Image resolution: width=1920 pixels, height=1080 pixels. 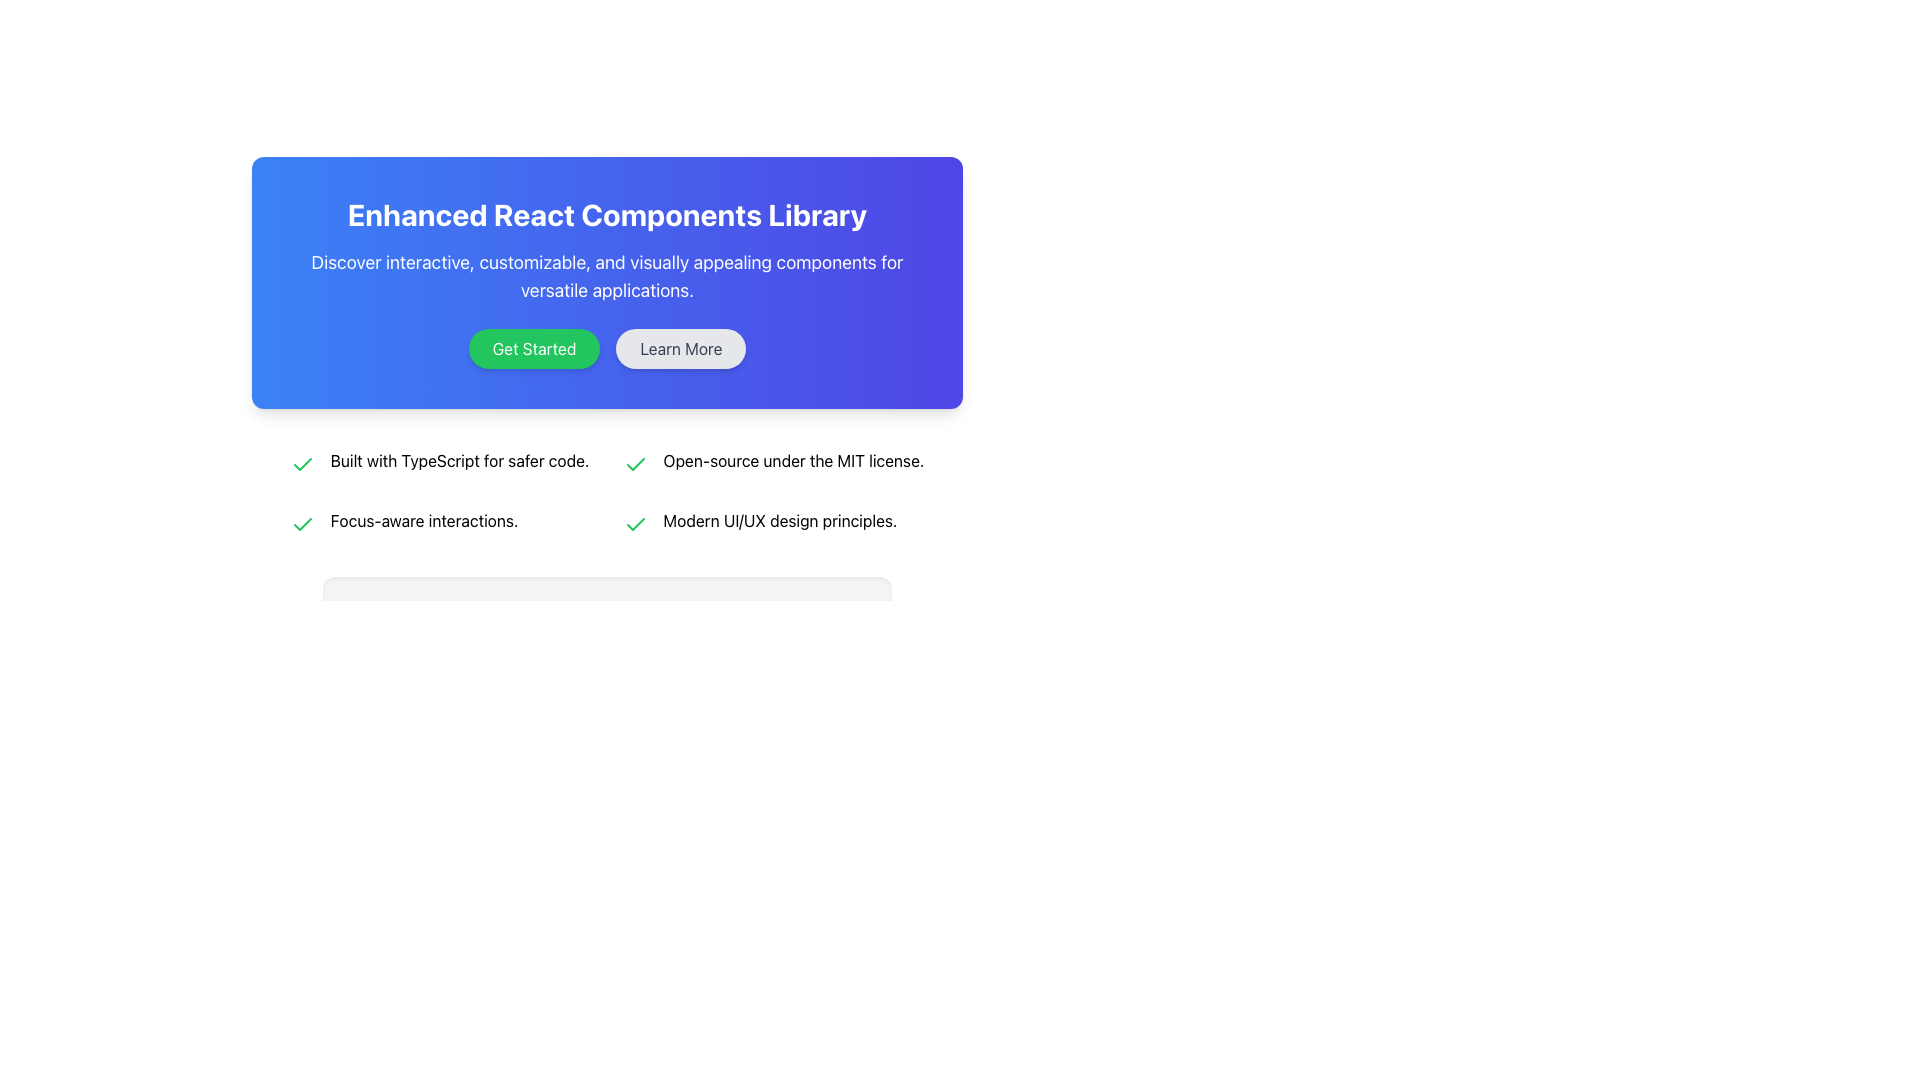 I want to click on the text element that says 'Modern UI/UX design principles', located in the lower-right area of the visible content, under the main heading, and beside a green checkmark icon, so click(x=779, y=519).